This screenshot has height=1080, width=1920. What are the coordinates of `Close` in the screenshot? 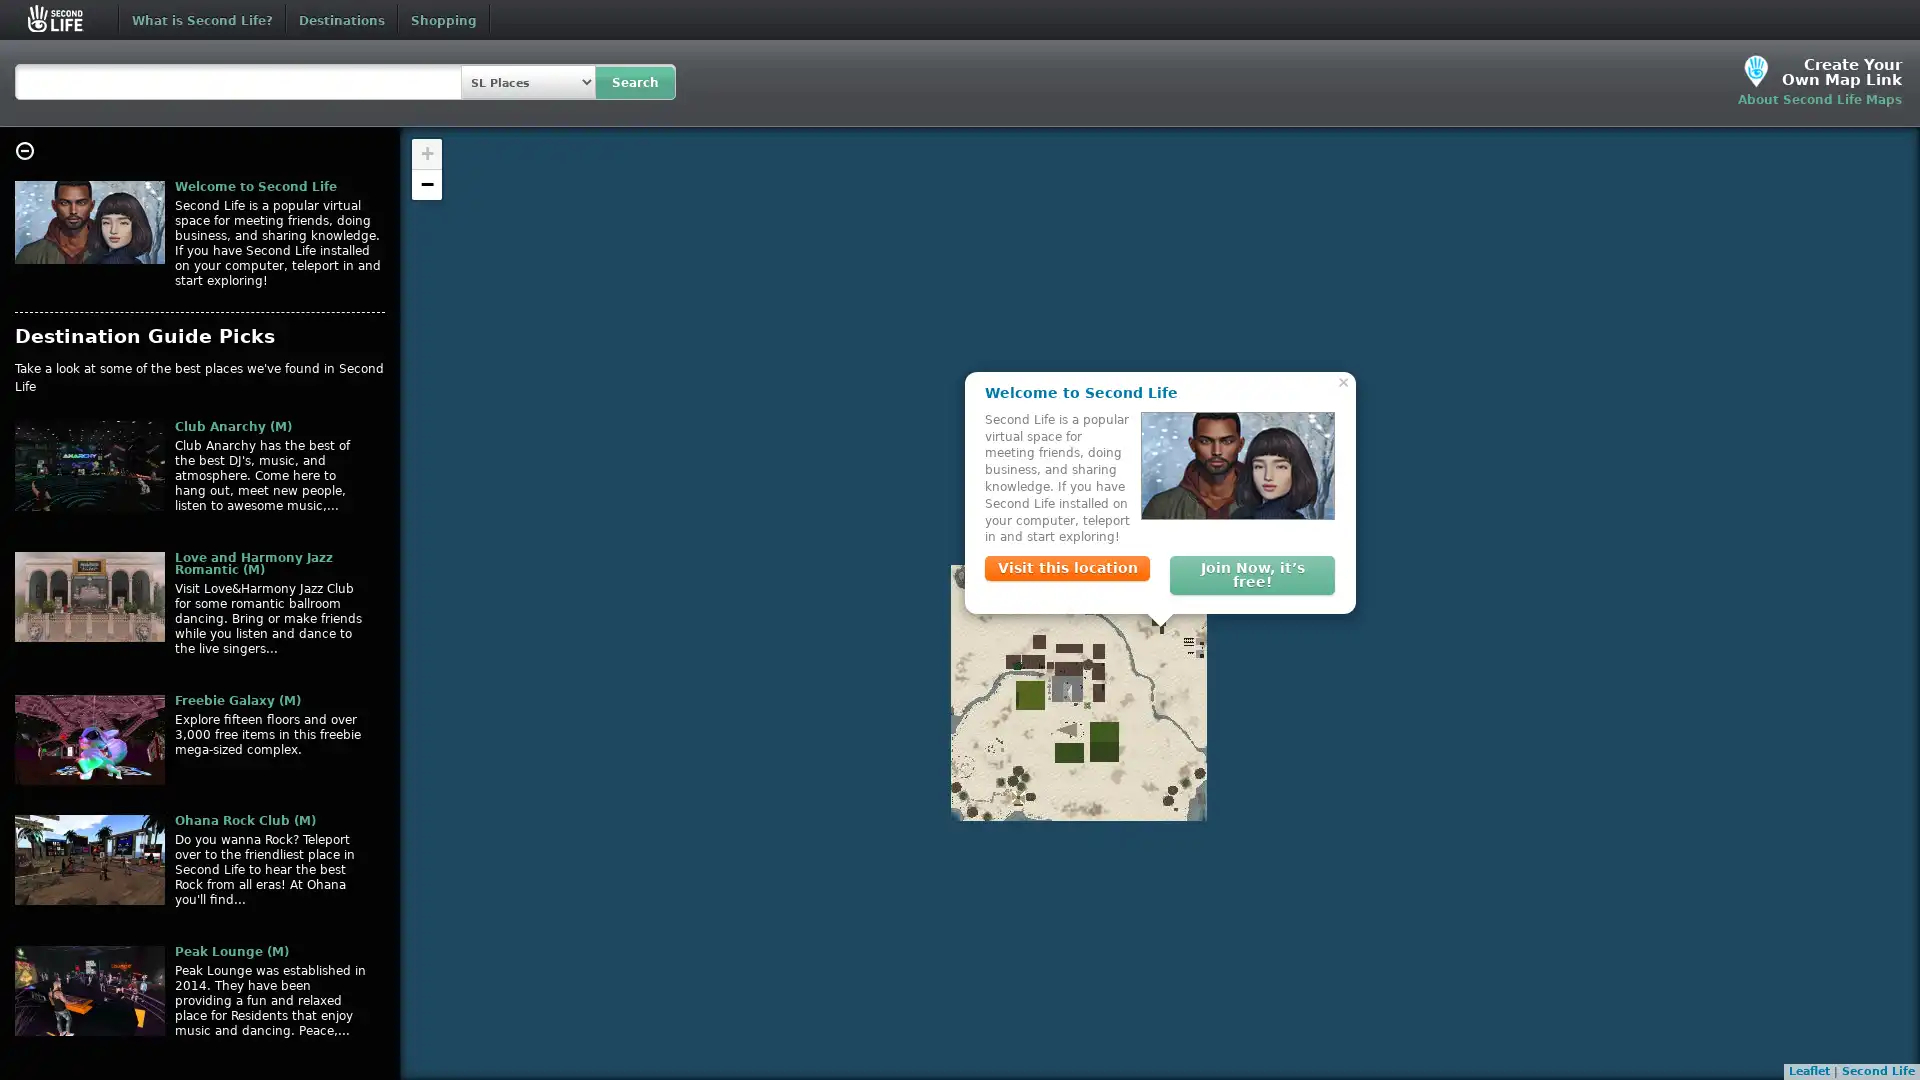 It's located at (1497, 981).